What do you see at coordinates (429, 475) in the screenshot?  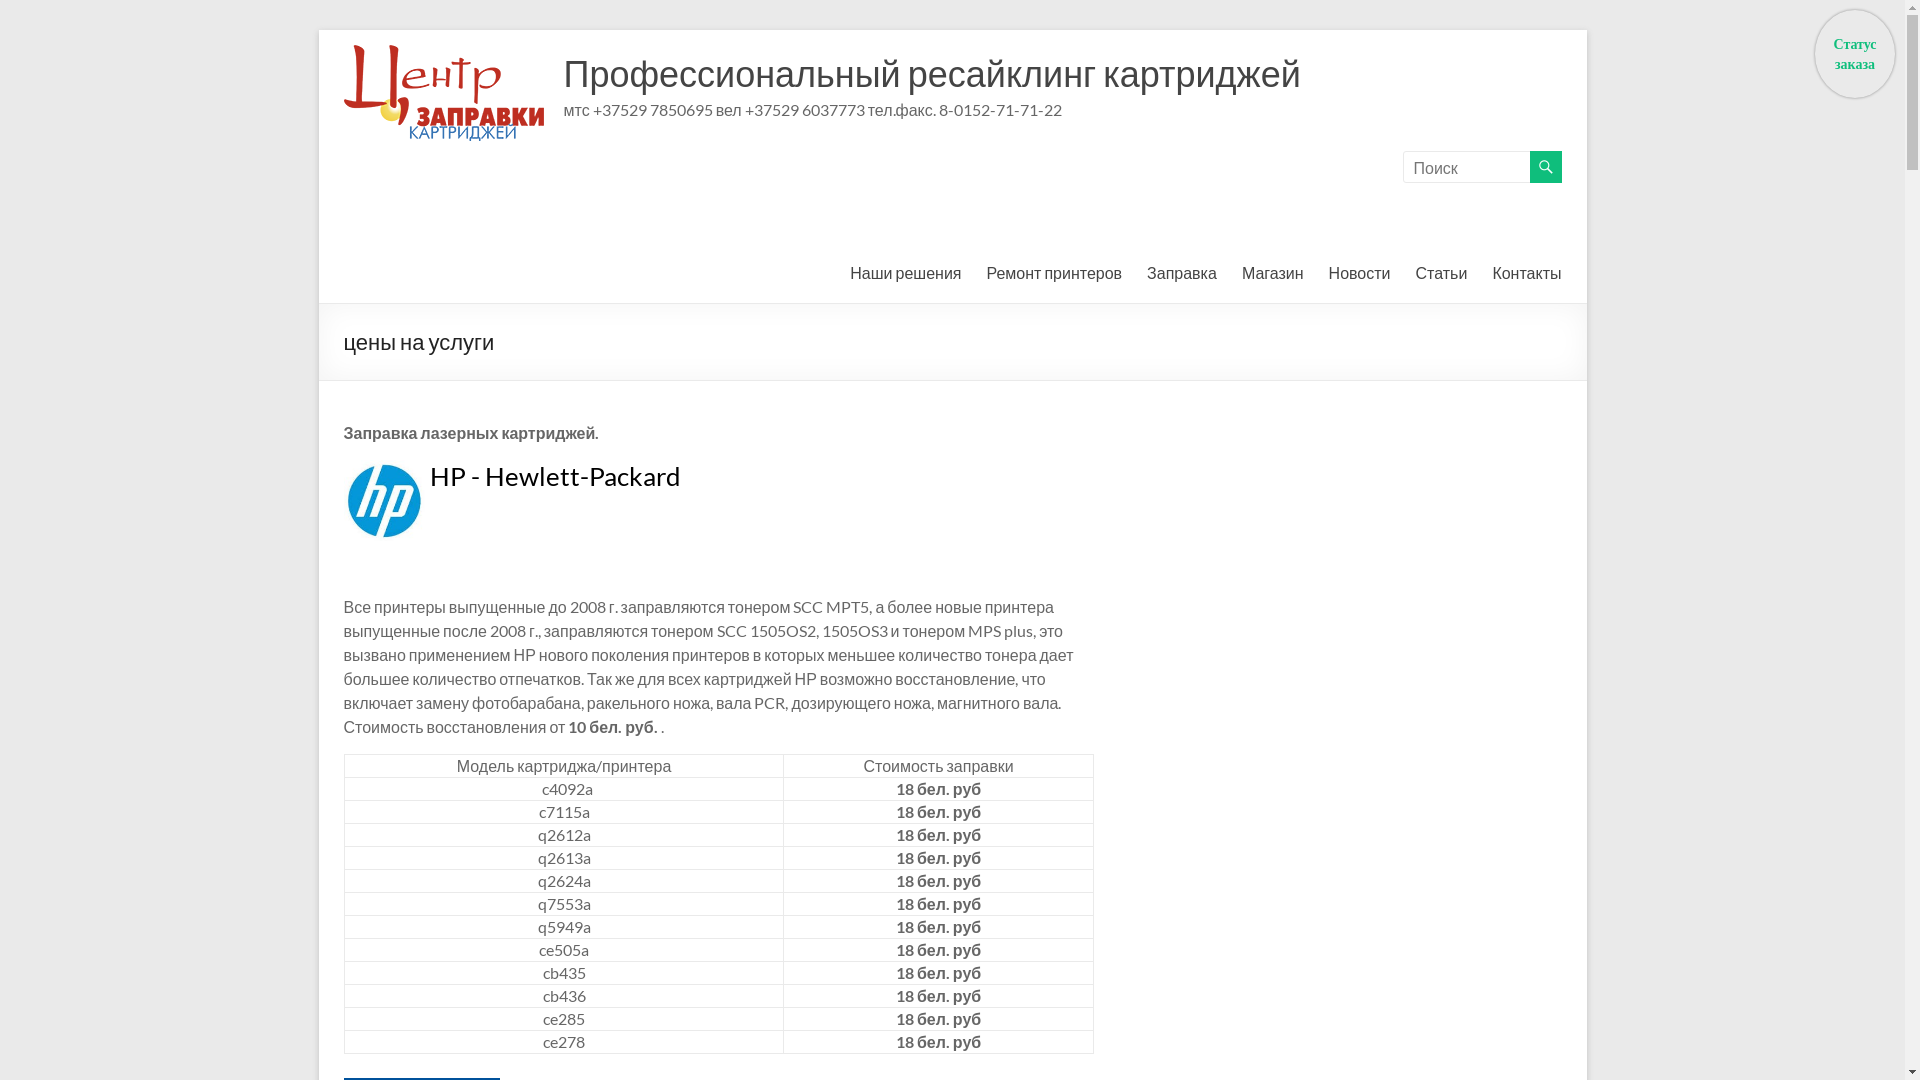 I see `'HP - Hewlett-Packard'` at bounding box center [429, 475].